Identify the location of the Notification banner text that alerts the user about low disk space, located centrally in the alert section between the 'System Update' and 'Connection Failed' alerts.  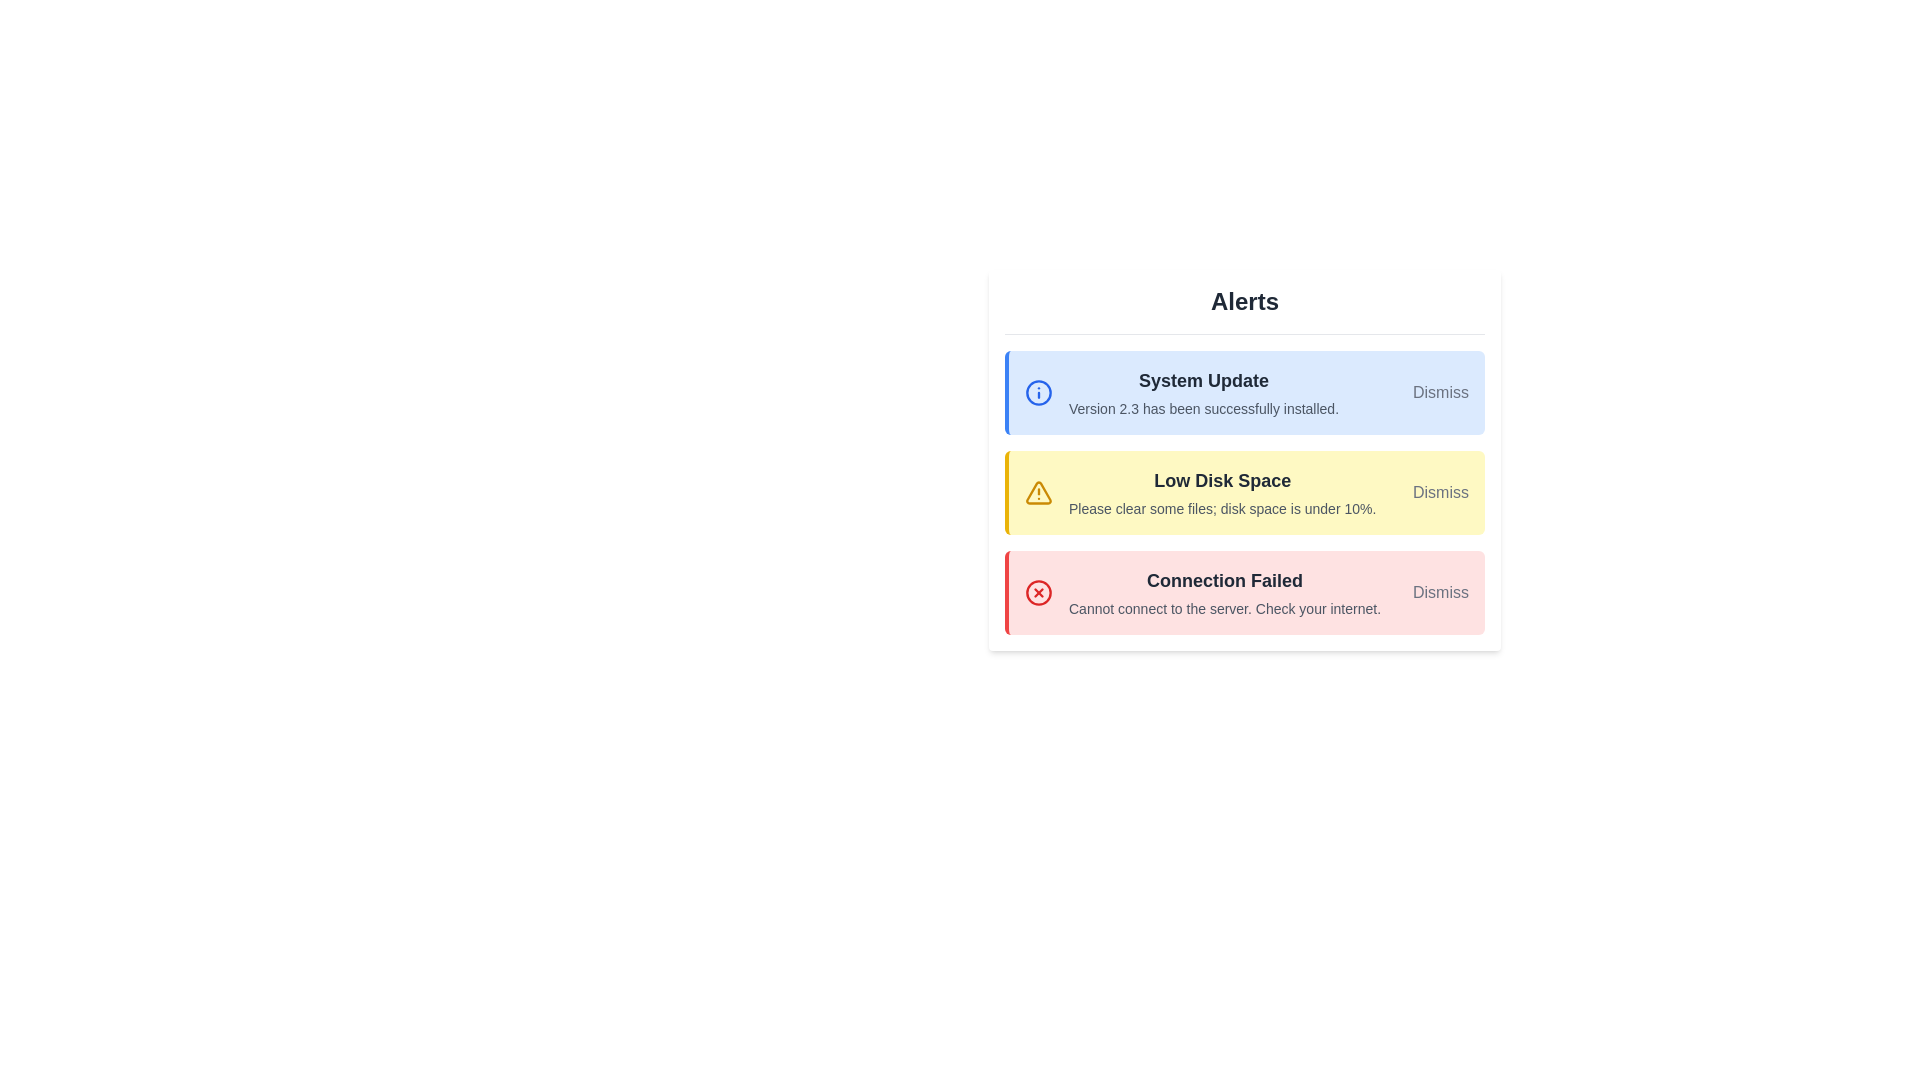
(1221, 493).